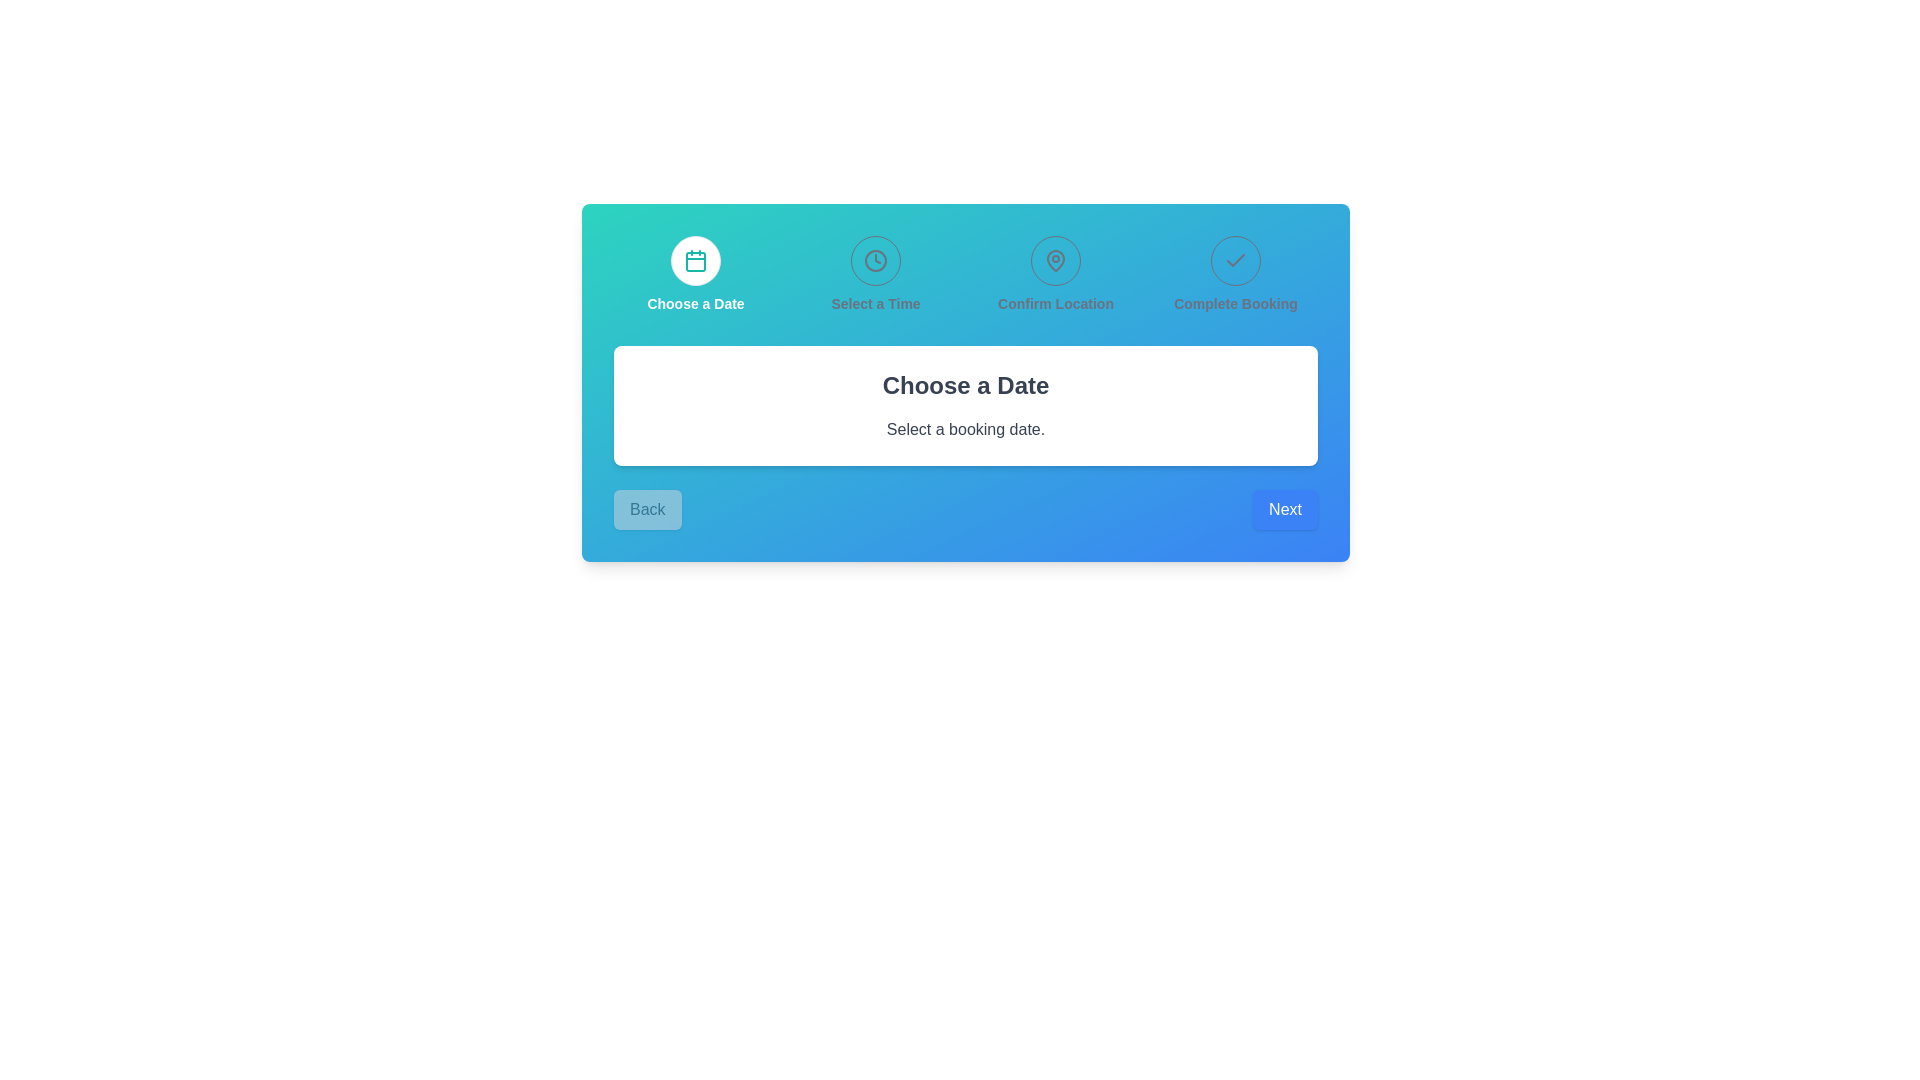 This screenshot has width=1920, height=1080. Describe the element at coordinates (1235, 274) in the screenshot. I see `the 'Complete Booking' step indicator, which is the fourth element in a horizontal group of booking steps located in the top-right section` at that location.